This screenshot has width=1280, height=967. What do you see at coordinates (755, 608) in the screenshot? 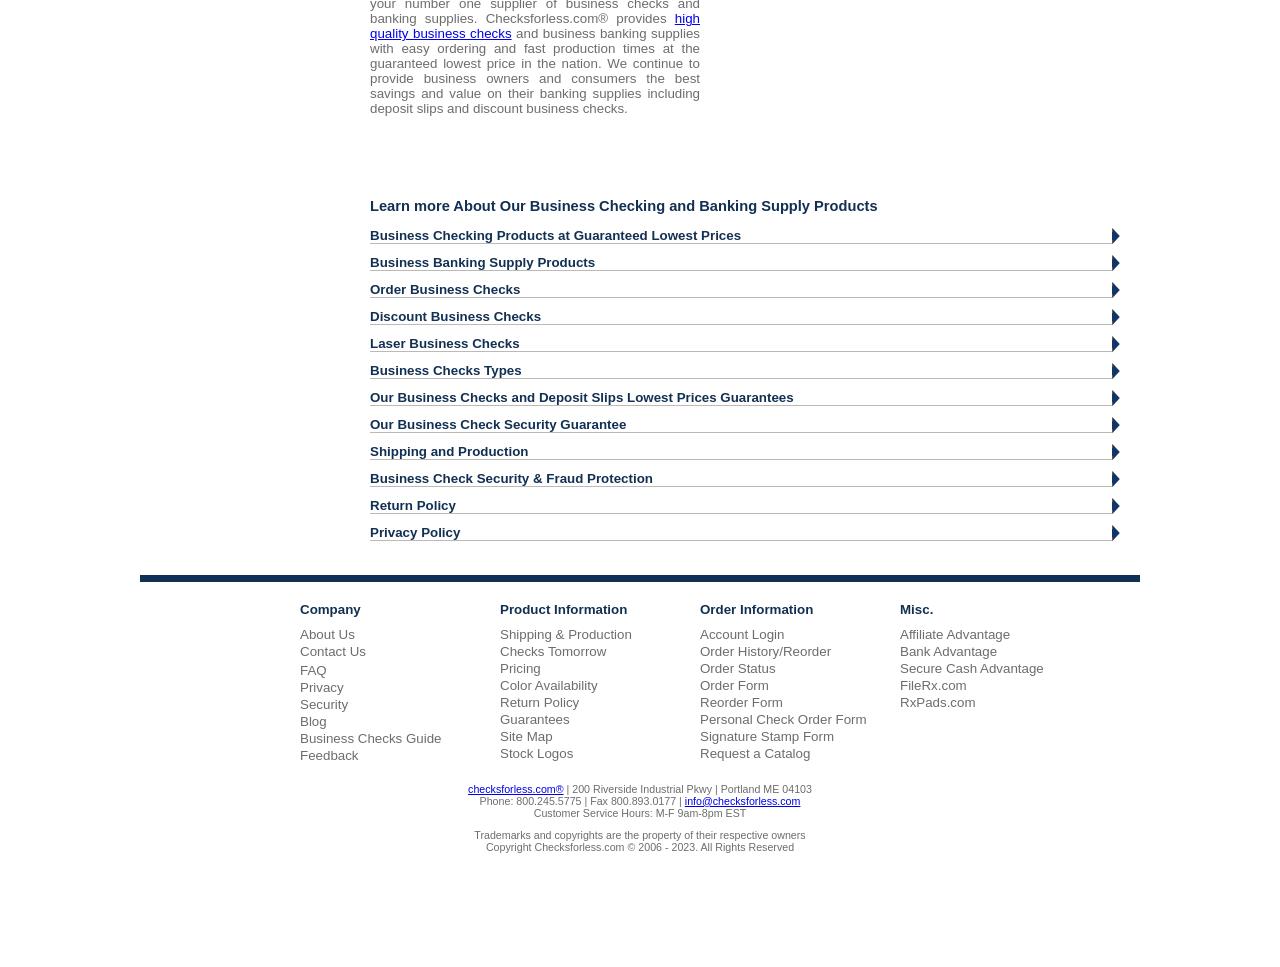
I see `'Order Information'` at bounding box center [755, 608].